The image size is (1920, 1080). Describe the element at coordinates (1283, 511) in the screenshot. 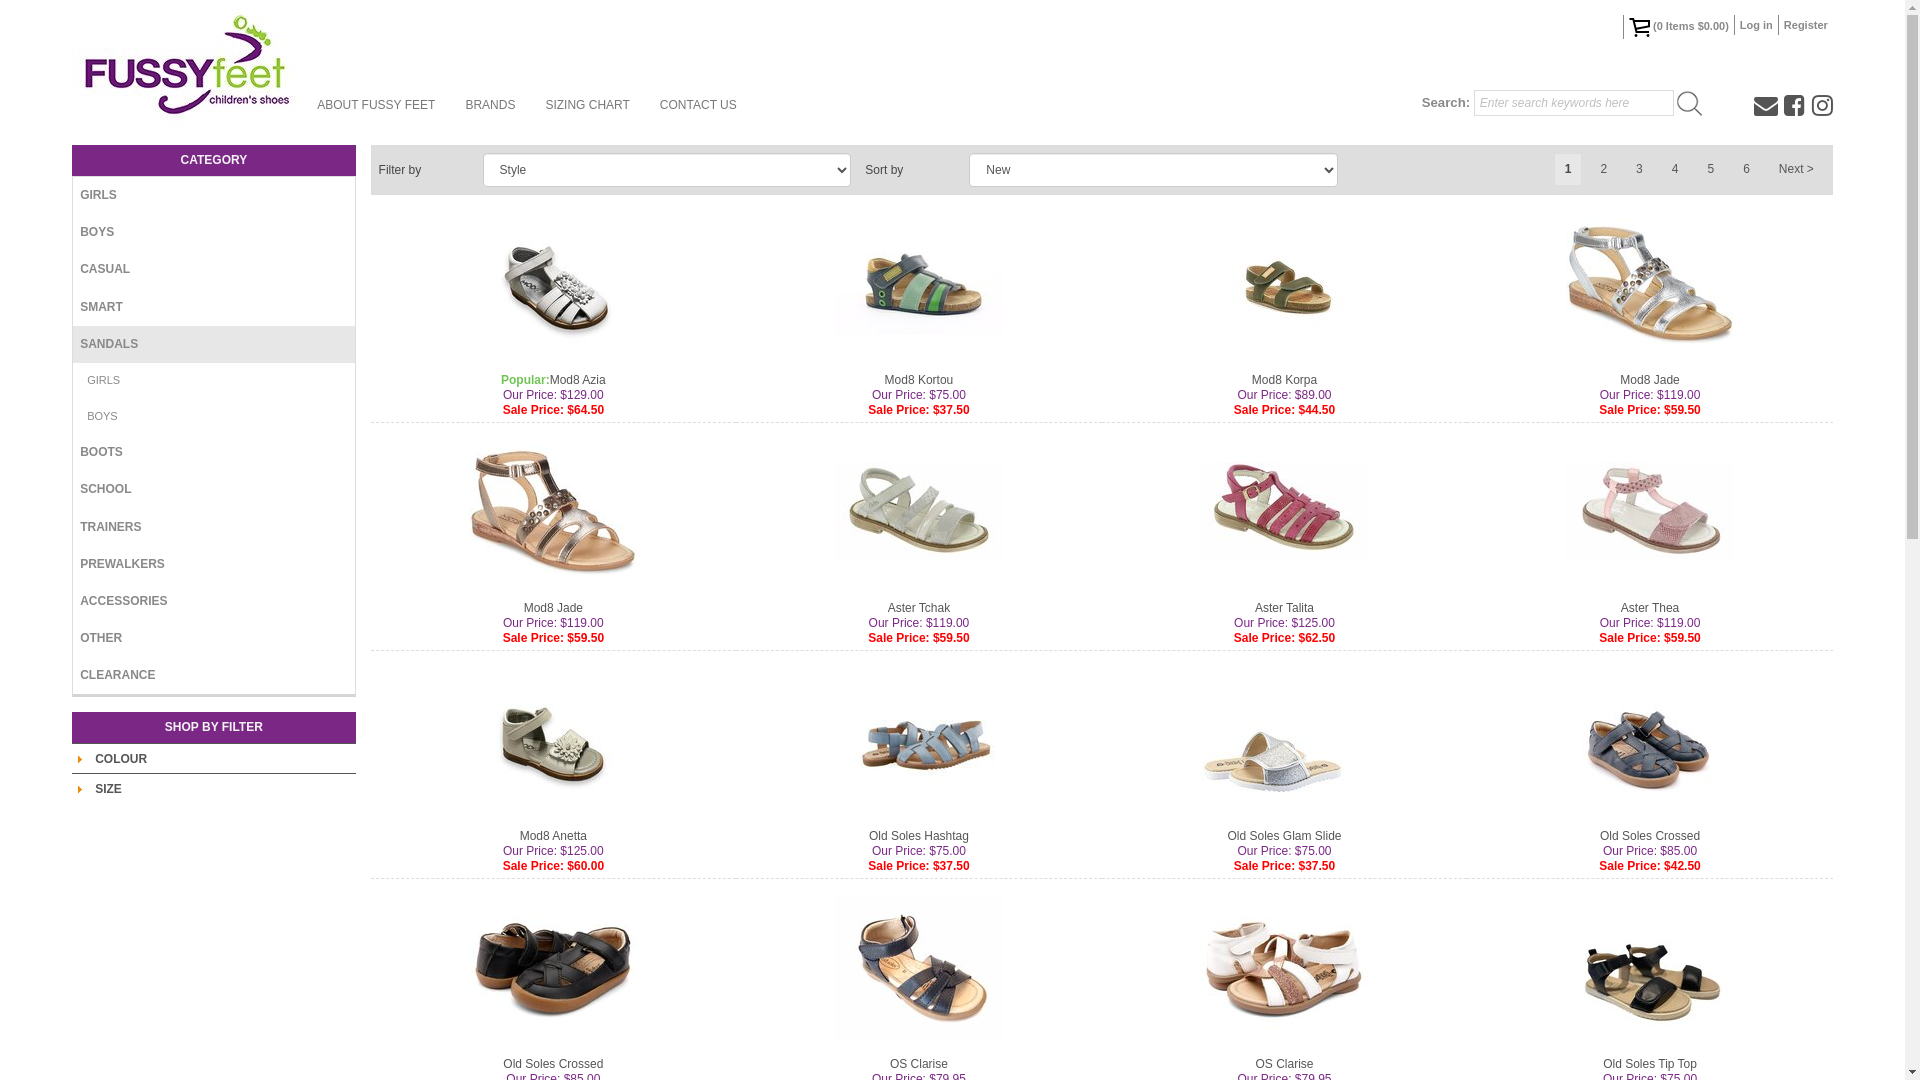

I see `'Aster Talita-sandals-Fussy Feet - Childrens Shoes'` at that location.